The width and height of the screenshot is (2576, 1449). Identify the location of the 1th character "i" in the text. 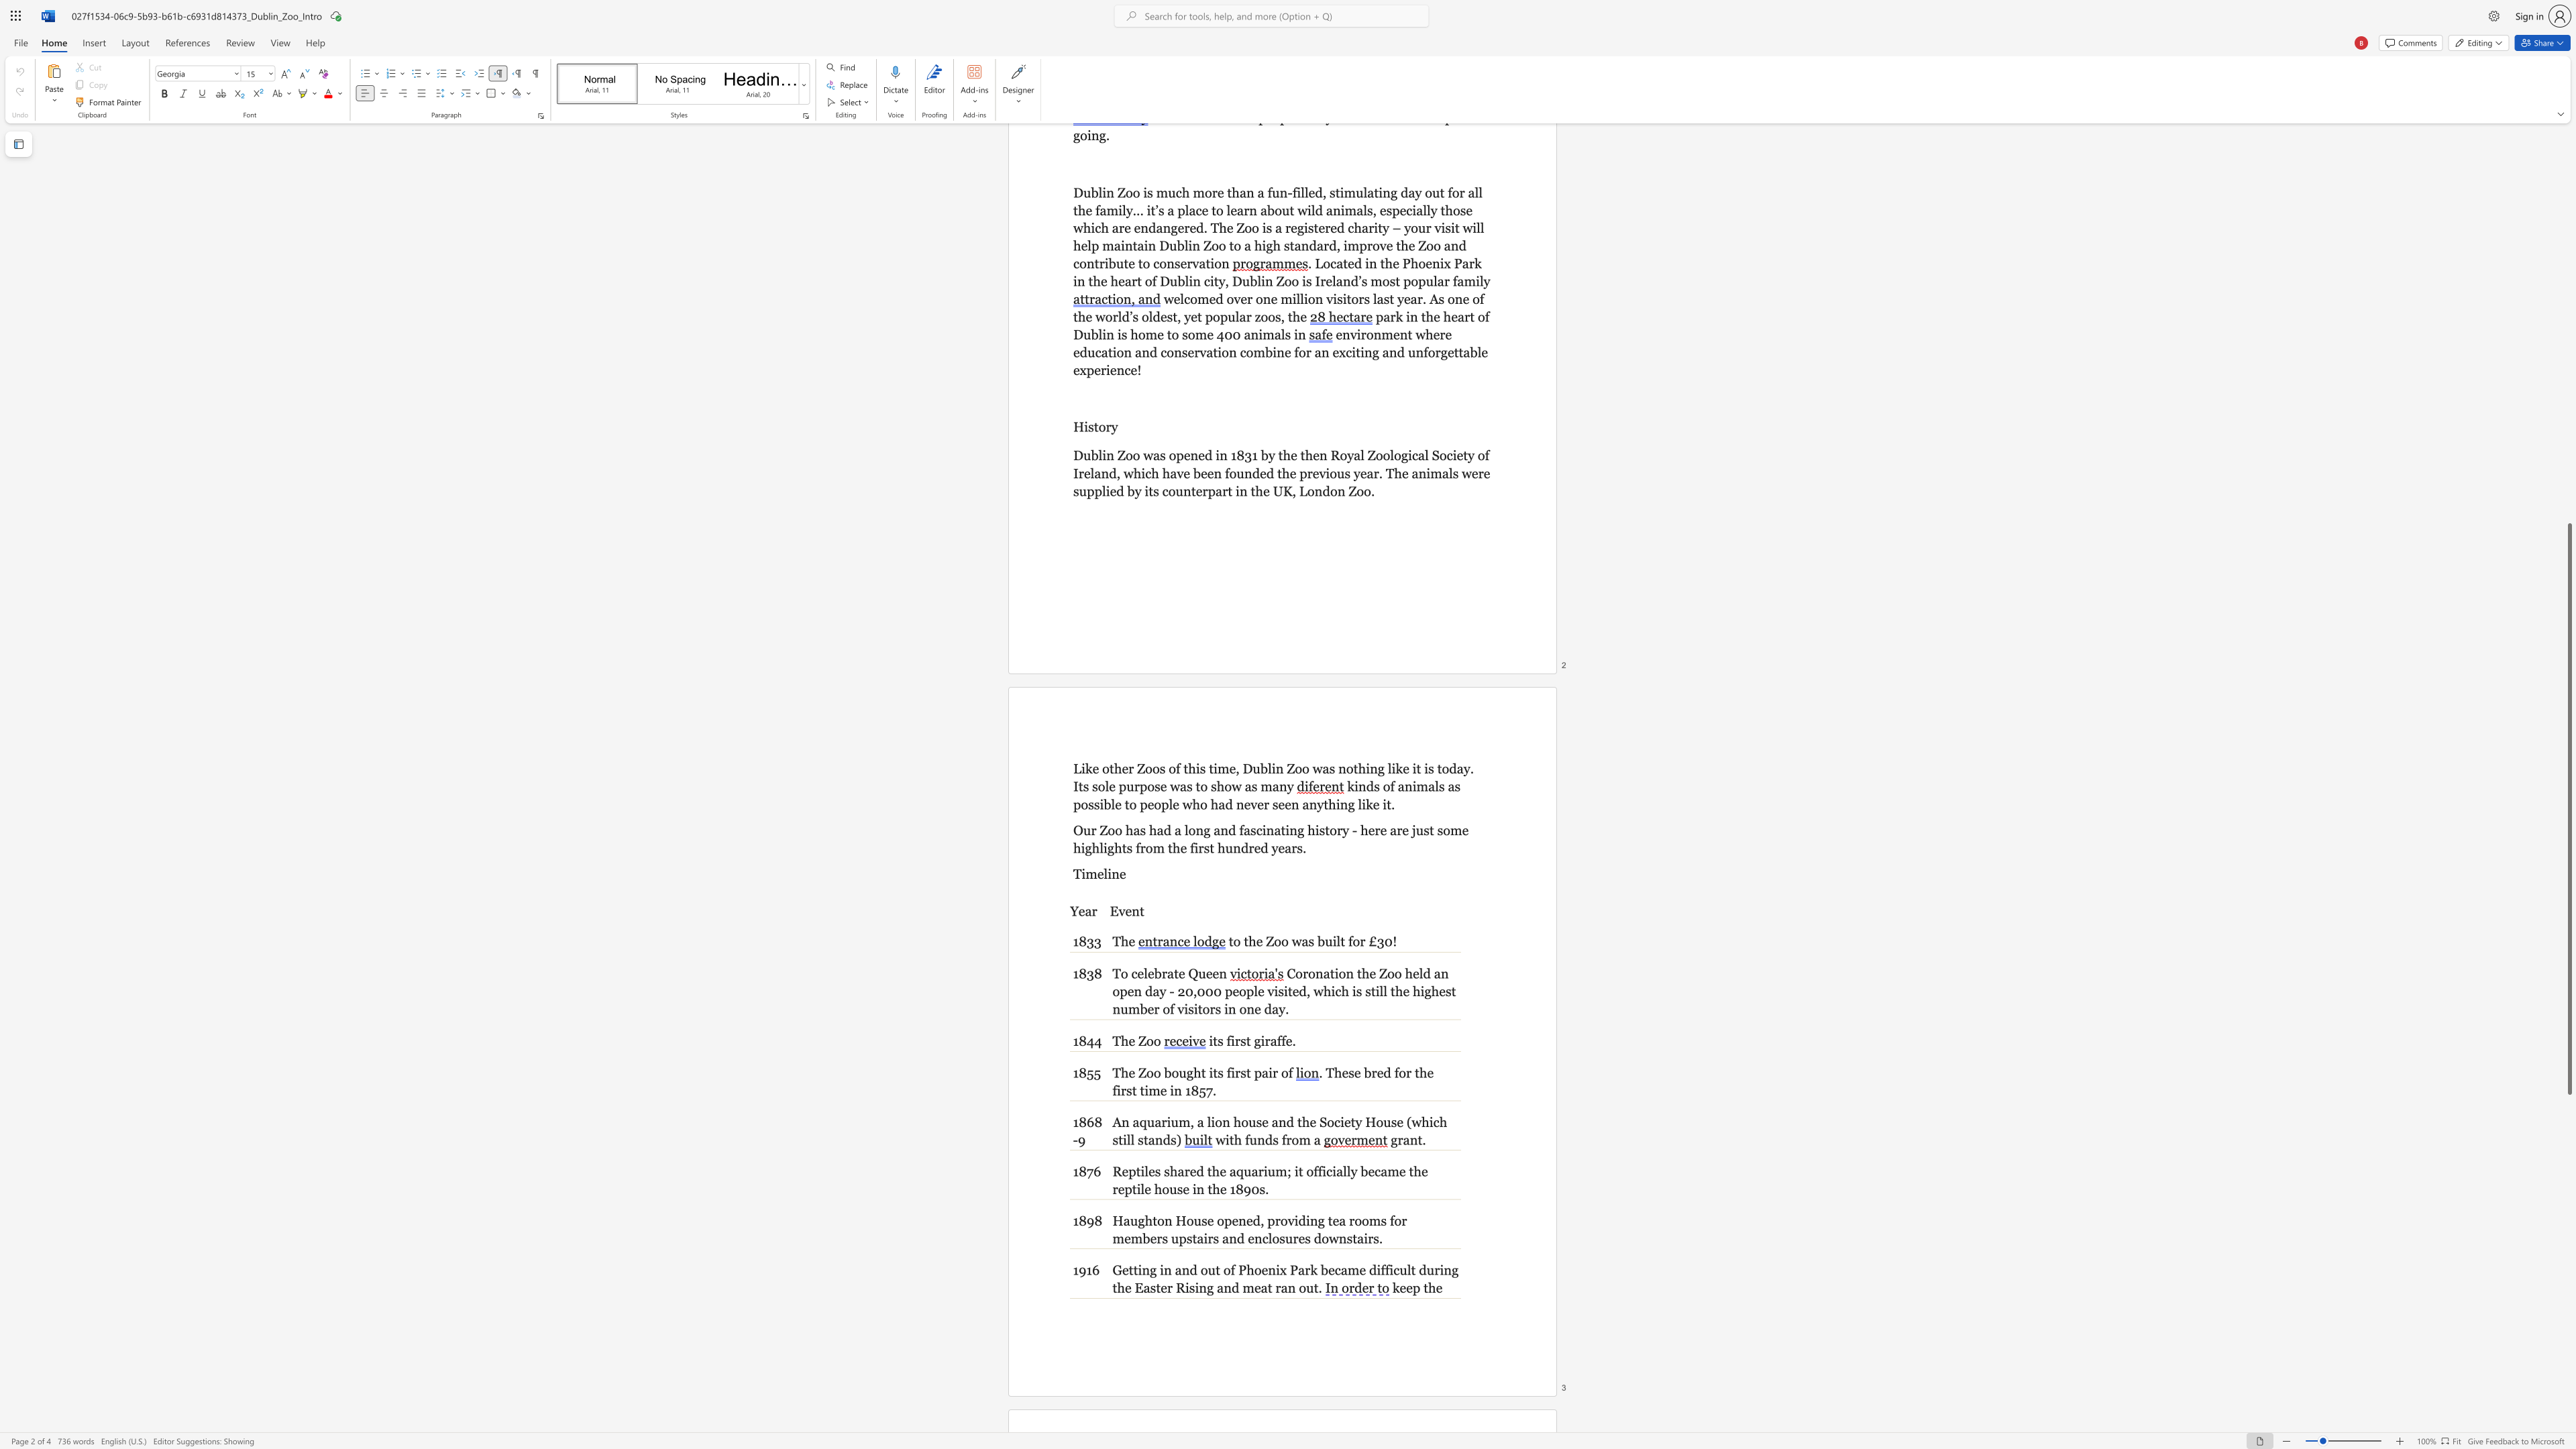
(1227, 1138).